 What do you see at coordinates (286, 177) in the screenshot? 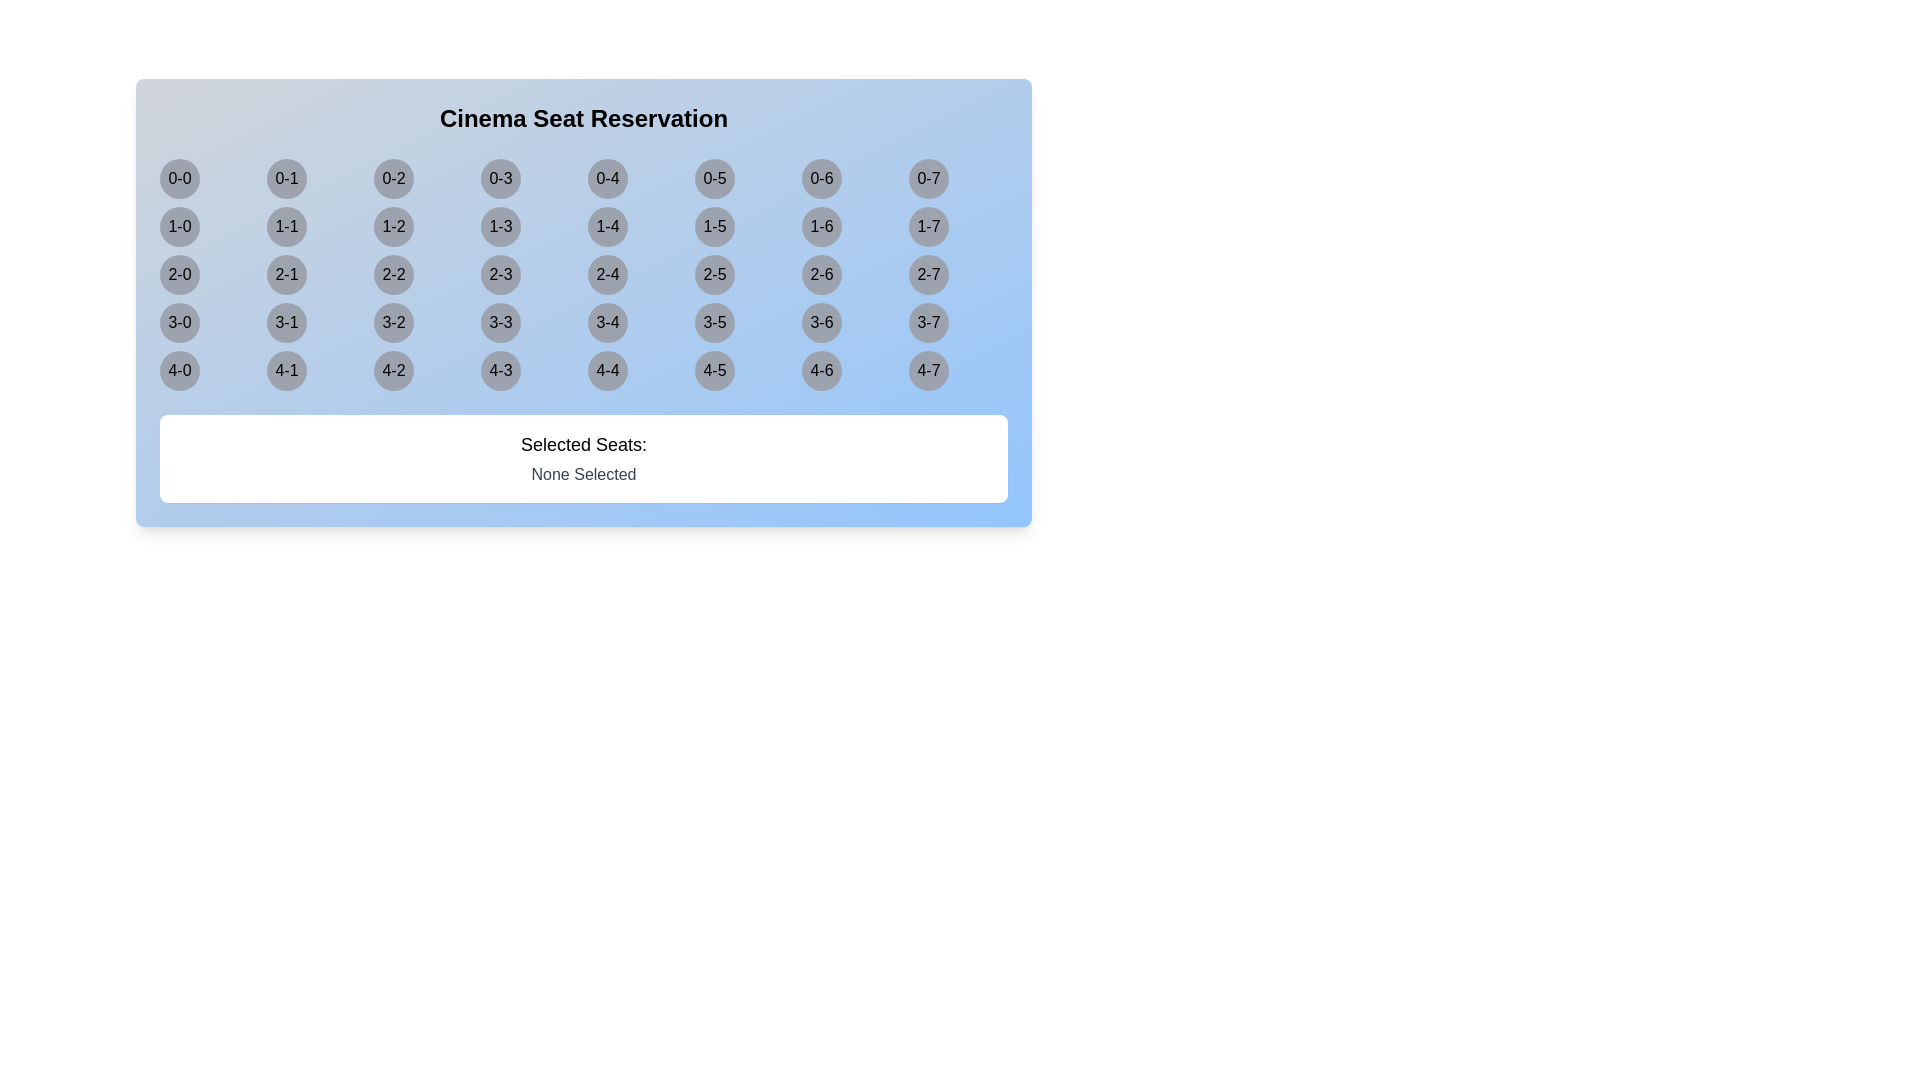
I see `the circular button labeled '0-1' with a gray background` at bounding box center [286, 177].